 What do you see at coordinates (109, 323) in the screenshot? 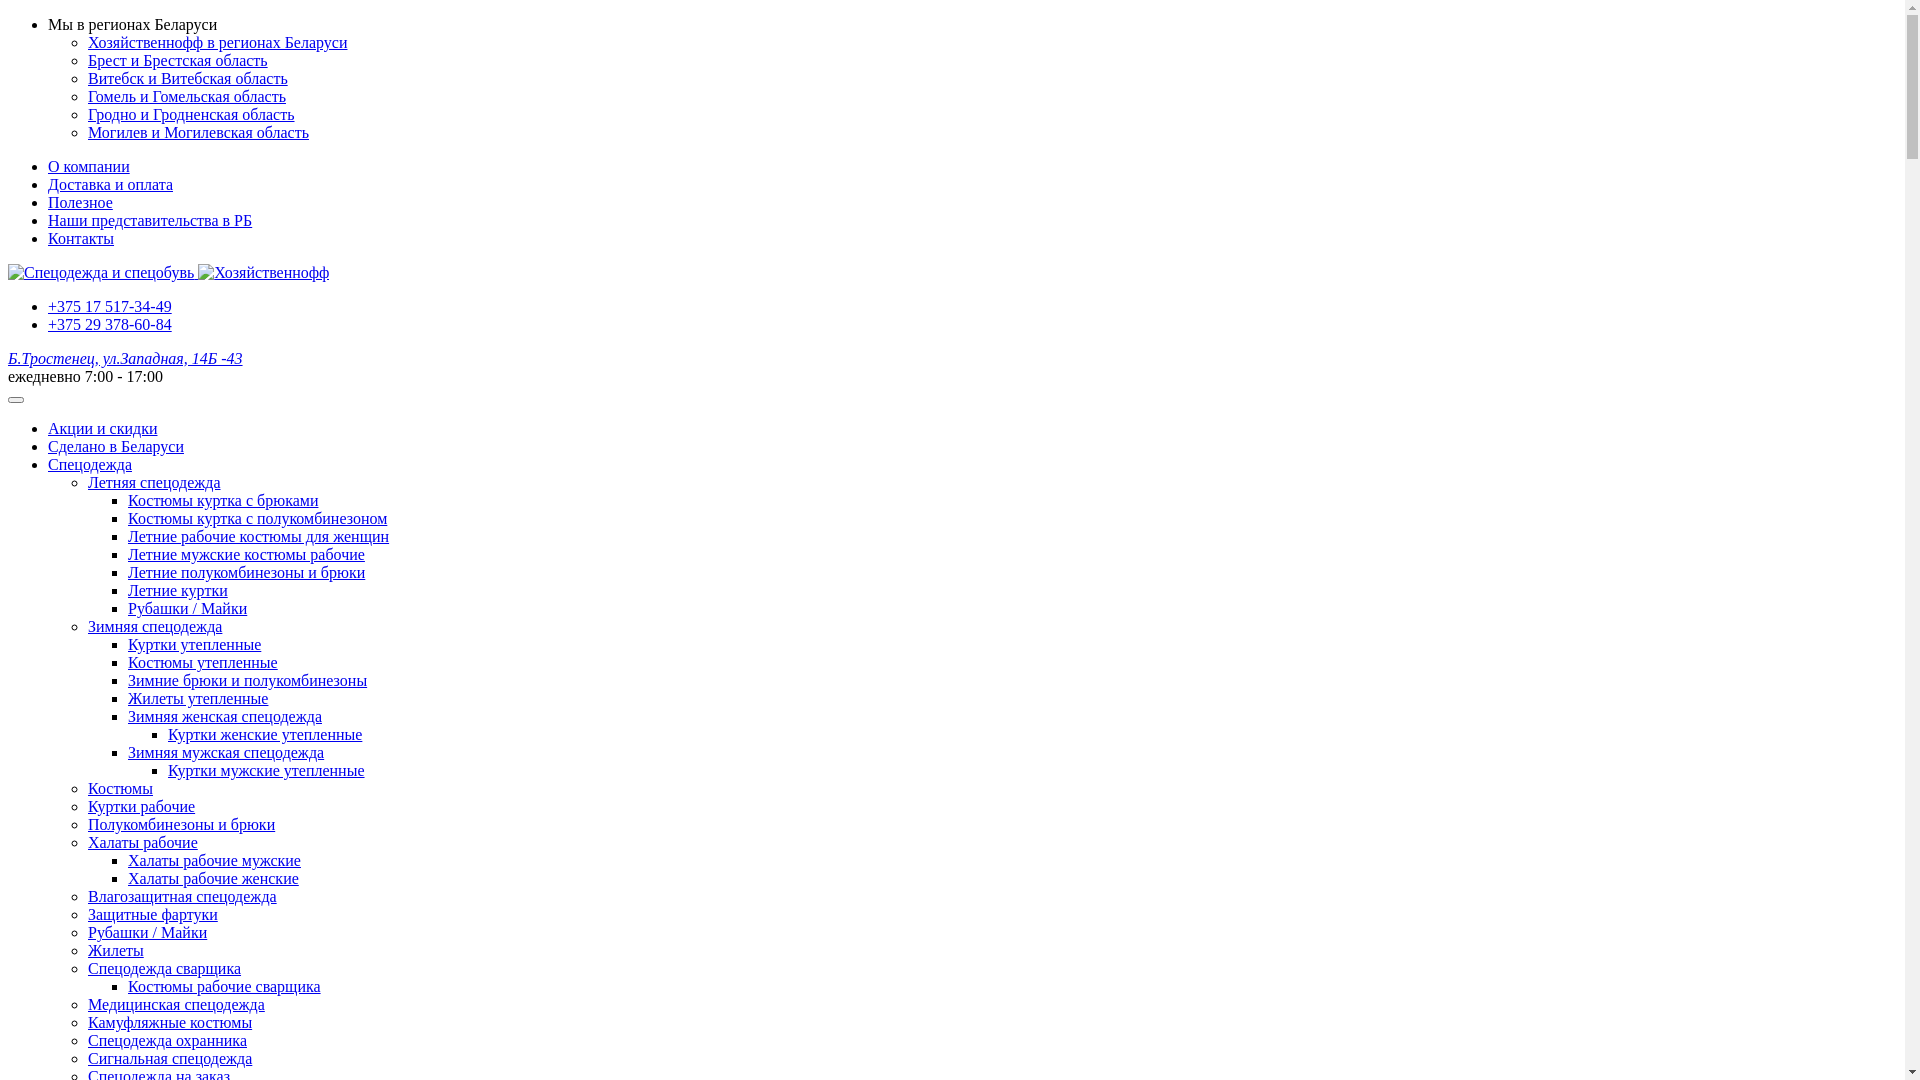
I see `'+375 29 378-60-84'` at bounding box center [109, 323].